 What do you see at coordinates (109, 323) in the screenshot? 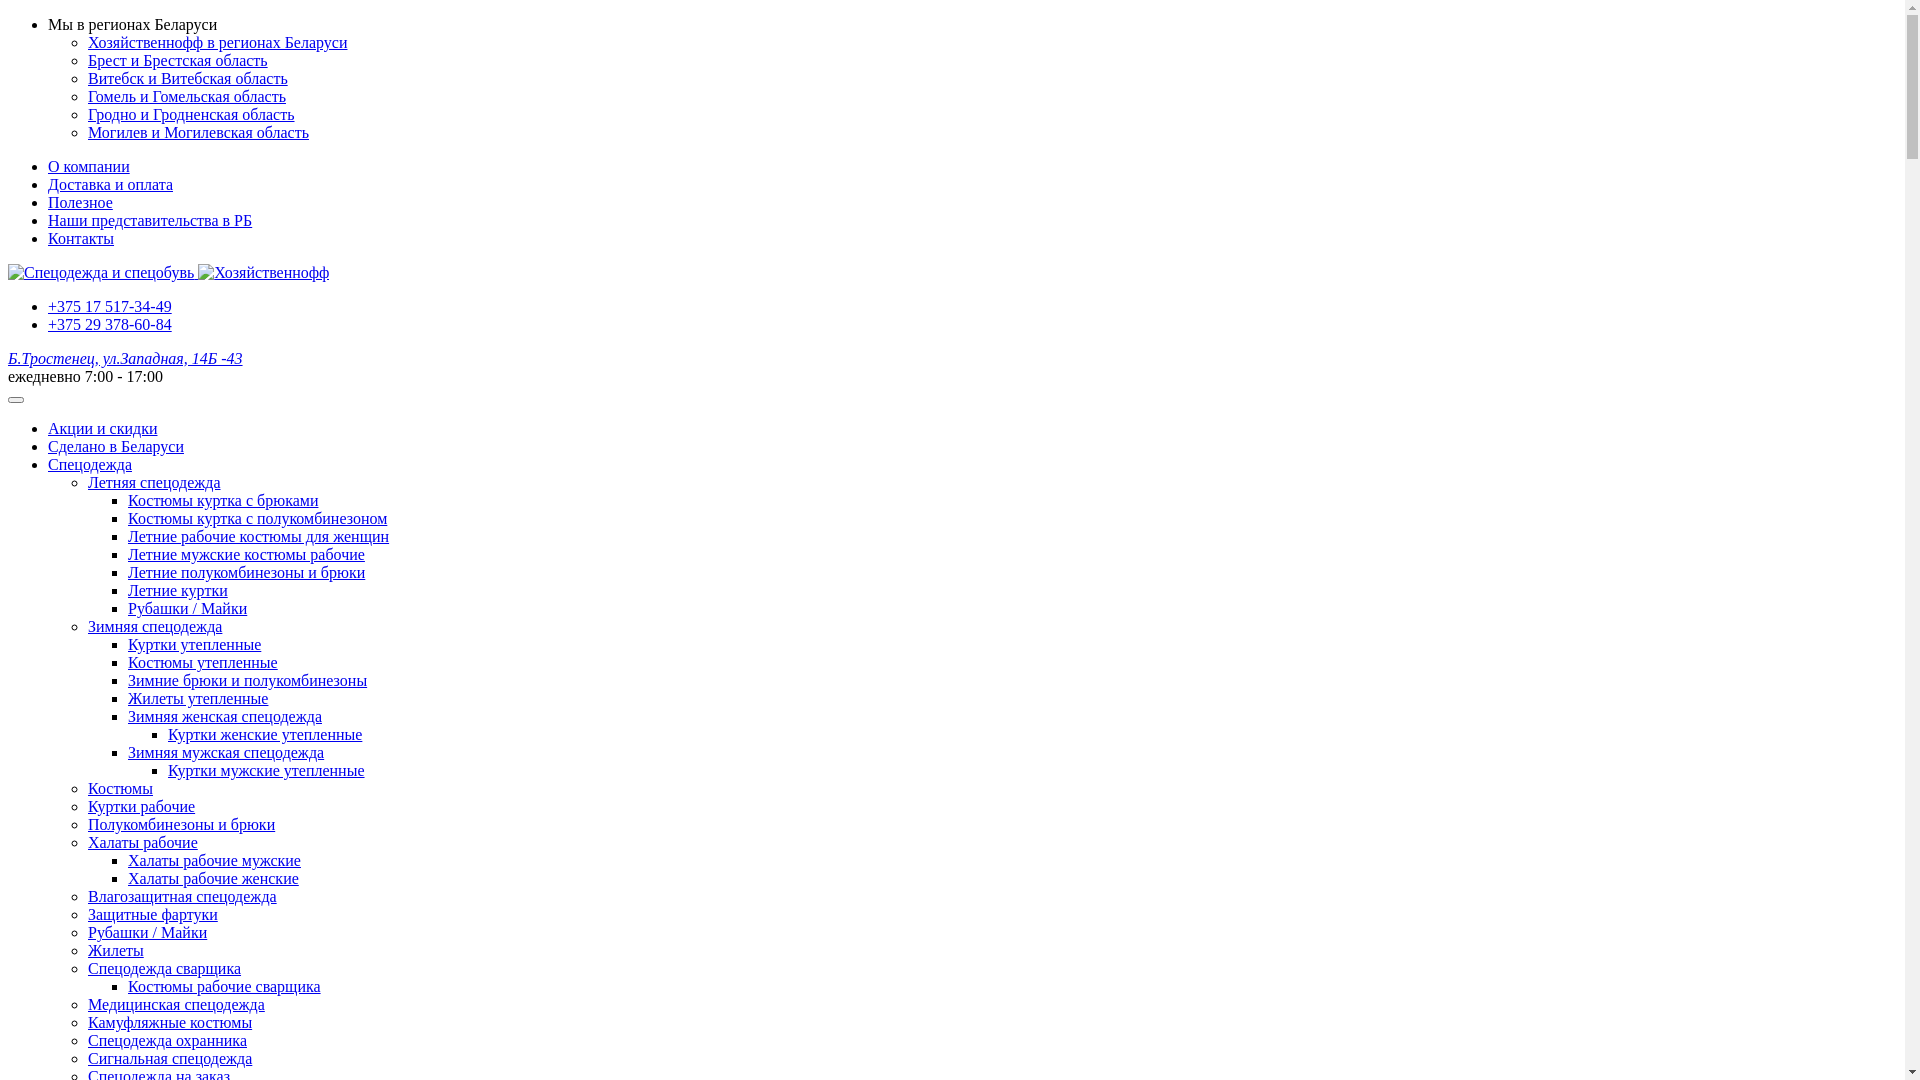
I see `'+375 29 378-60-84'` at bounding box center [109, 323].